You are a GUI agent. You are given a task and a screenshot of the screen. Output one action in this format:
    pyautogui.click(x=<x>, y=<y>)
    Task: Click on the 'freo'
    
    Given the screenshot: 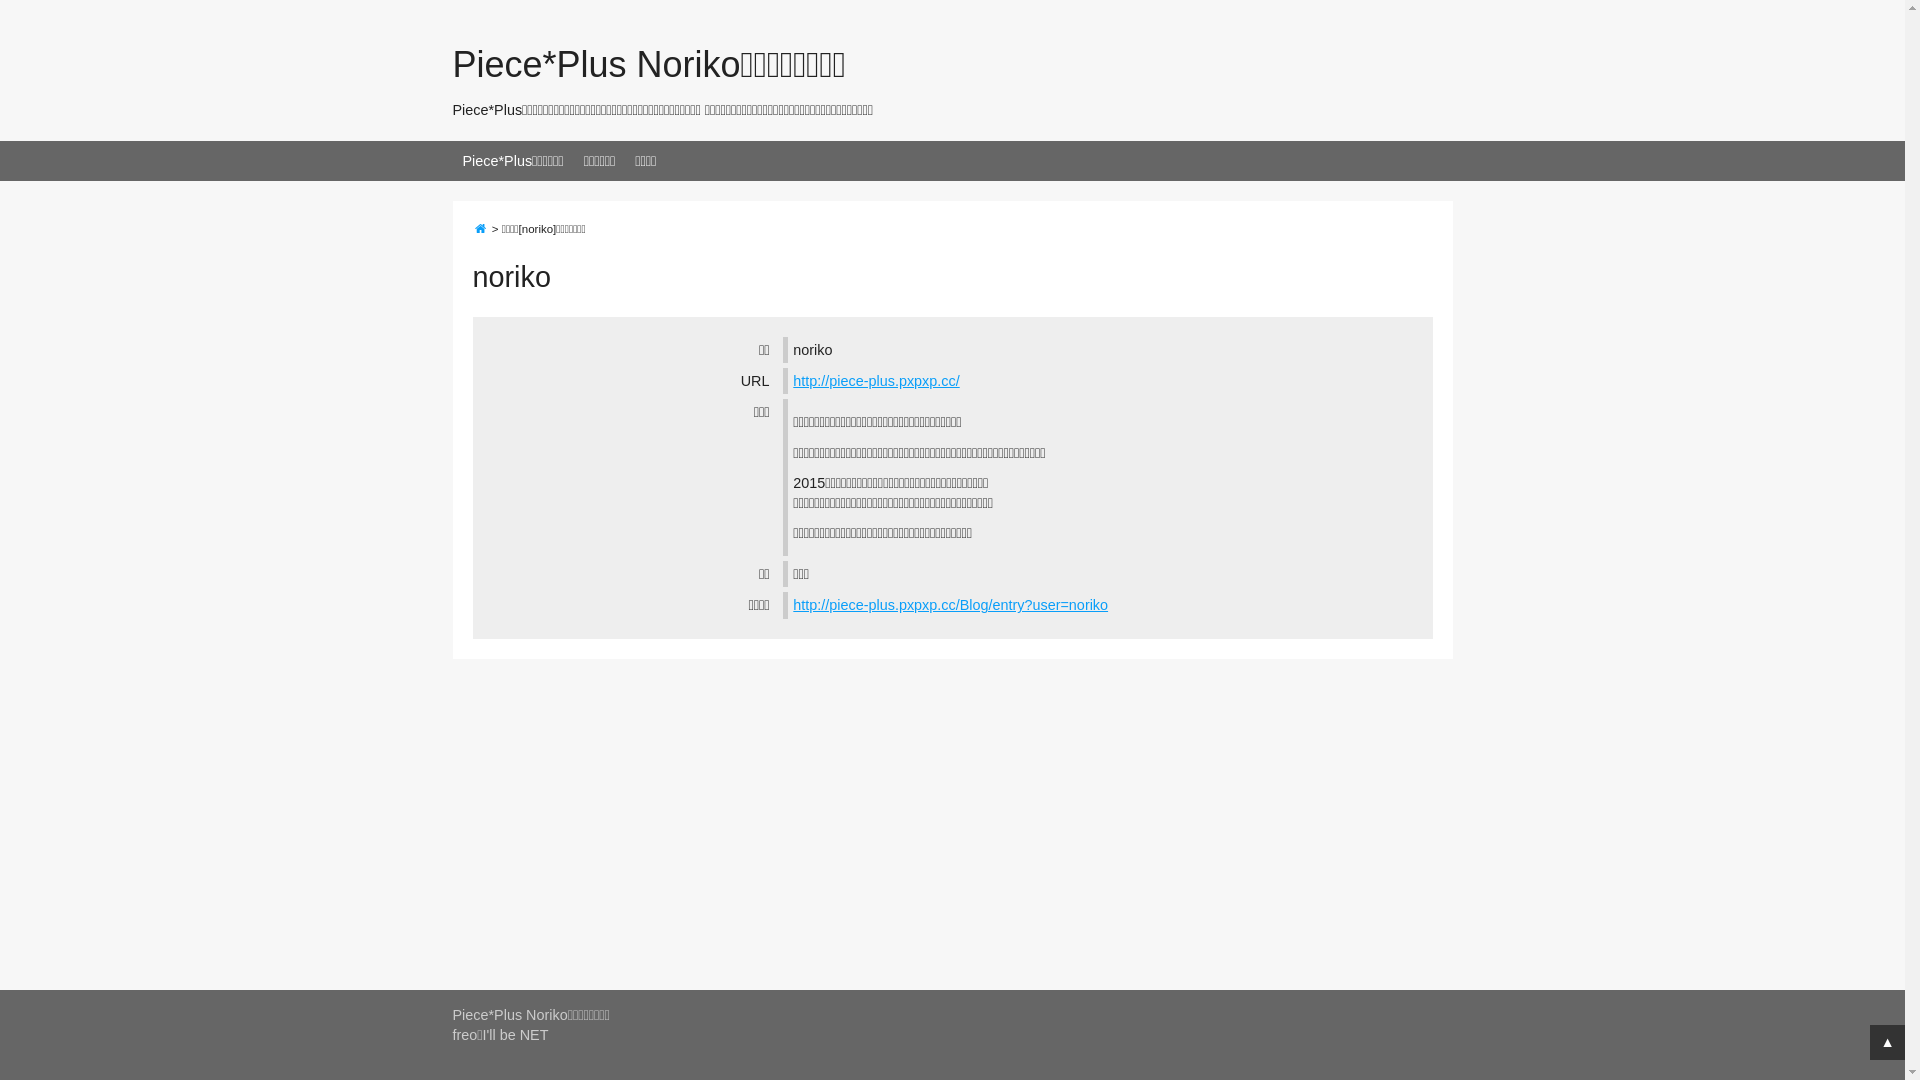 What is the action you would take?
    pyautogui.click(x=463, y=1034)
    